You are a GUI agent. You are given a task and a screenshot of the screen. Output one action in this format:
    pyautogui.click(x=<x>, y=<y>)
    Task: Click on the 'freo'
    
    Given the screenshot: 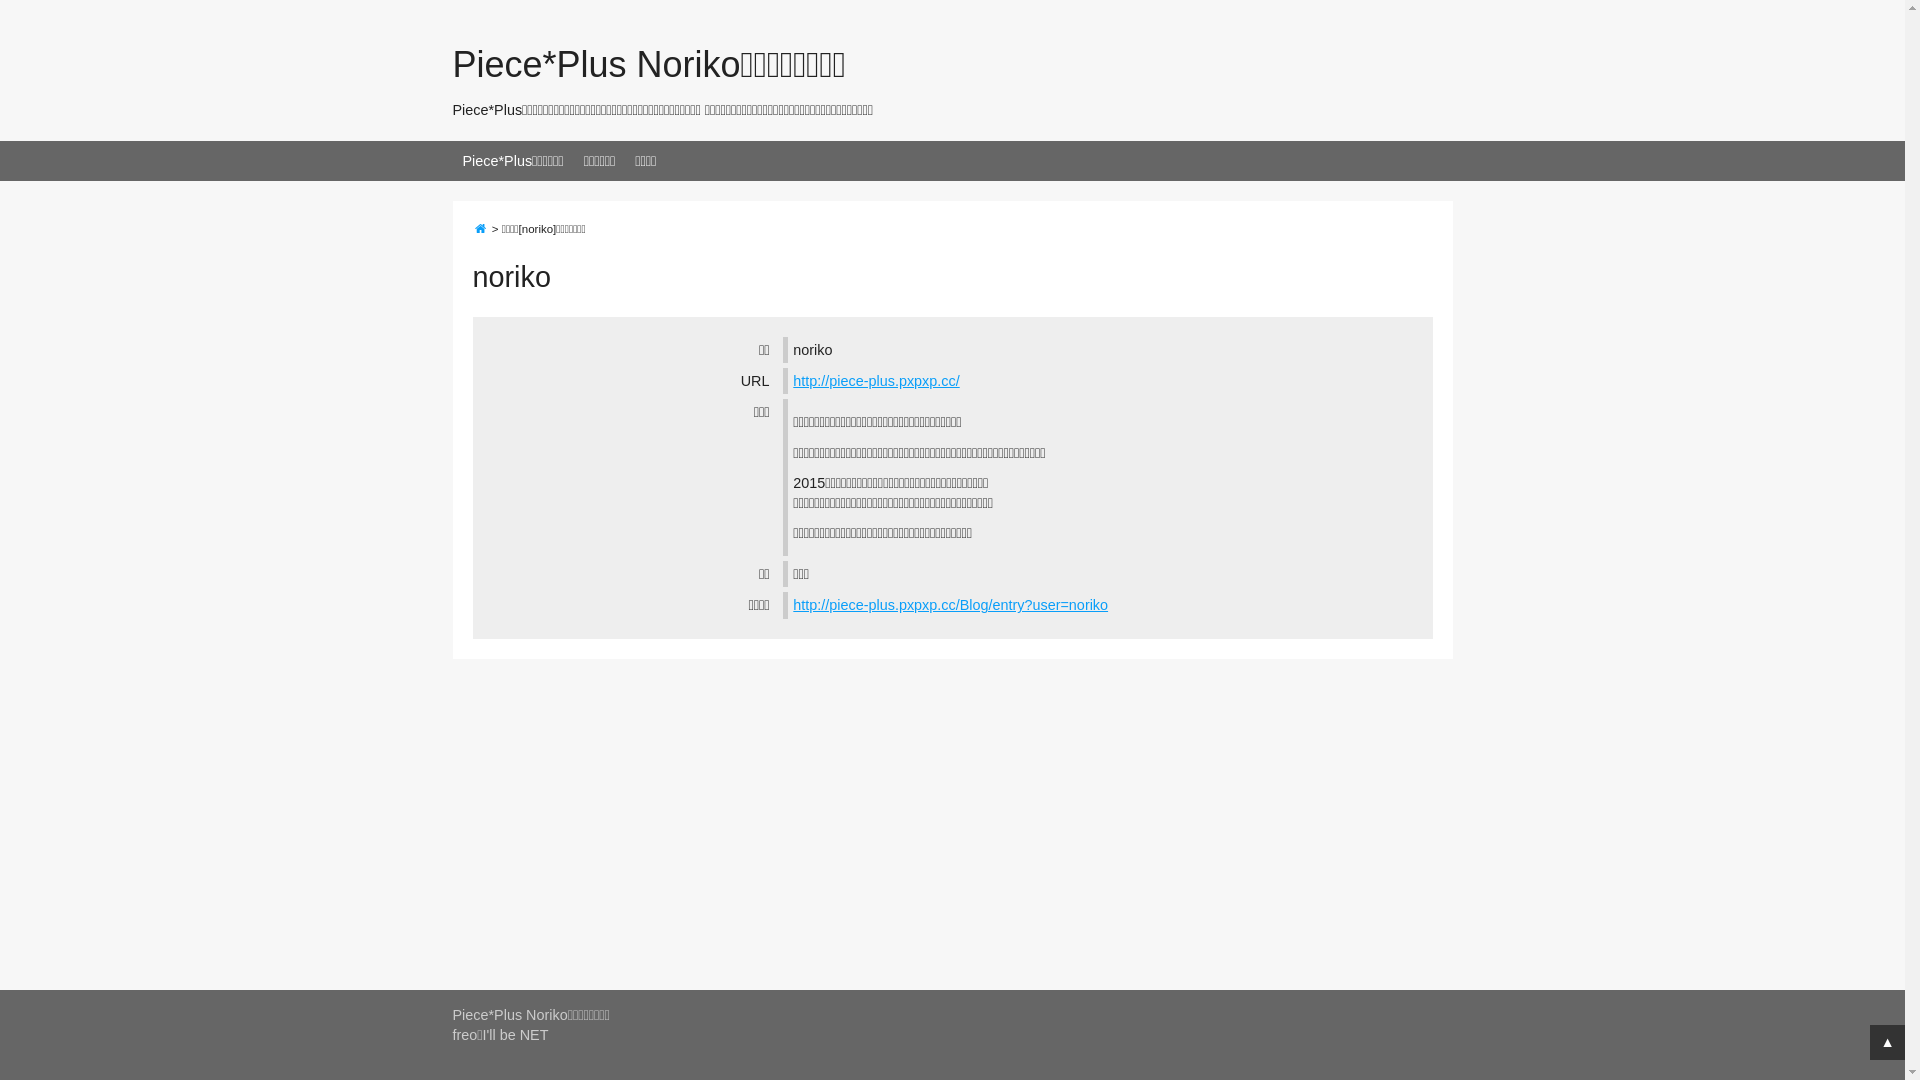 What is the action you would take?
    pyautogui.click(x=463, y=1034)
    